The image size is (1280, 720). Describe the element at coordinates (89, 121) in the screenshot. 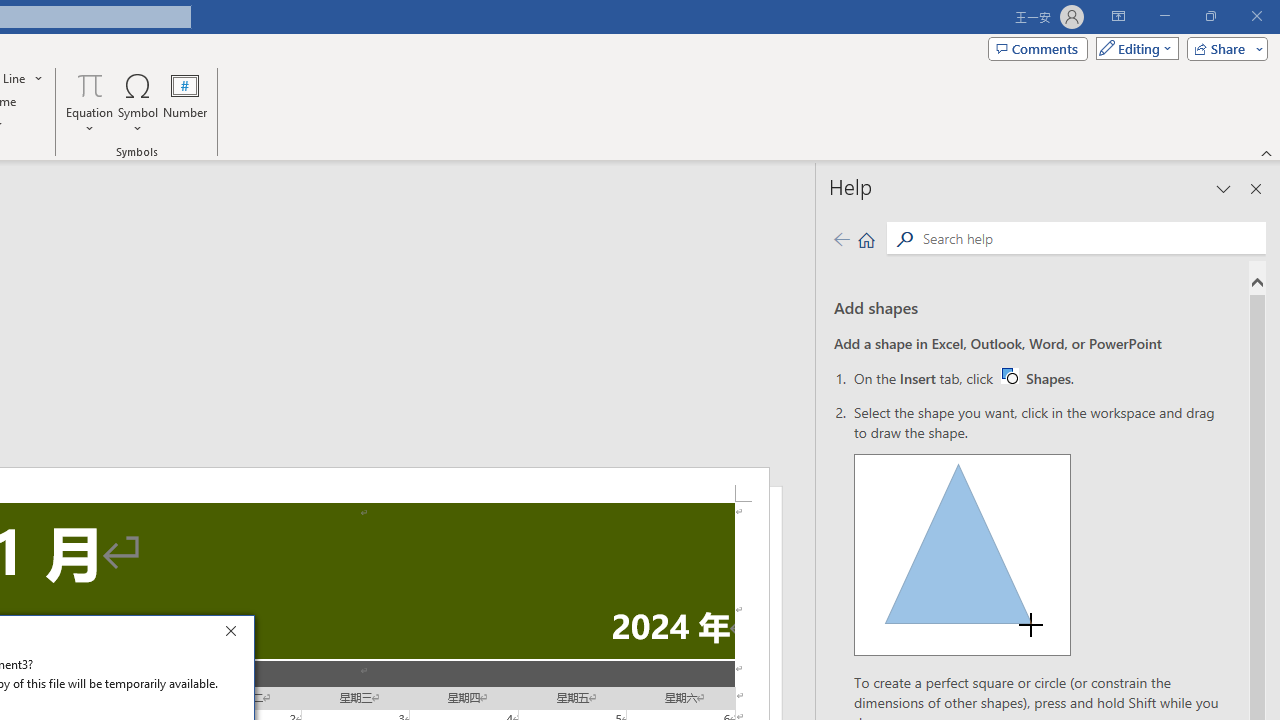

I see `'More Options'` at that location.